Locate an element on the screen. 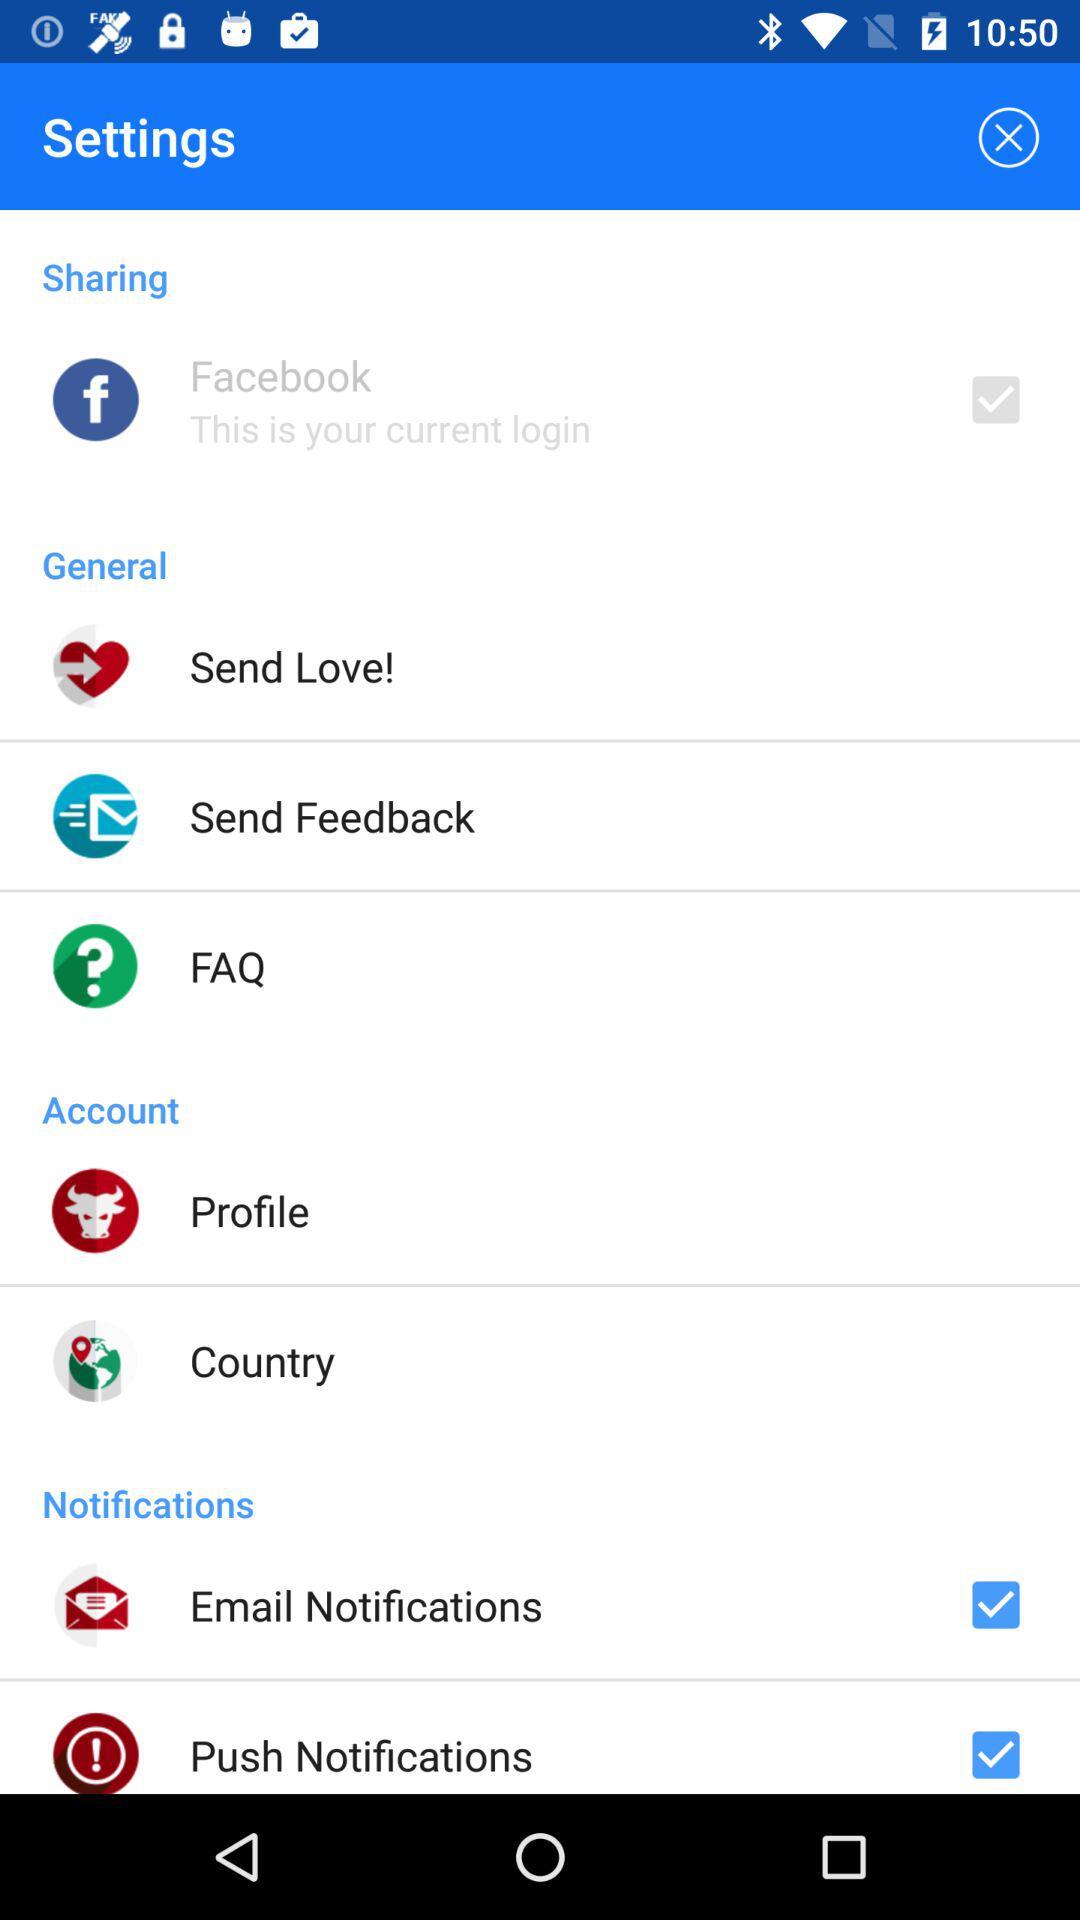  icon below the send love! item is located at coordinates (331, 816).